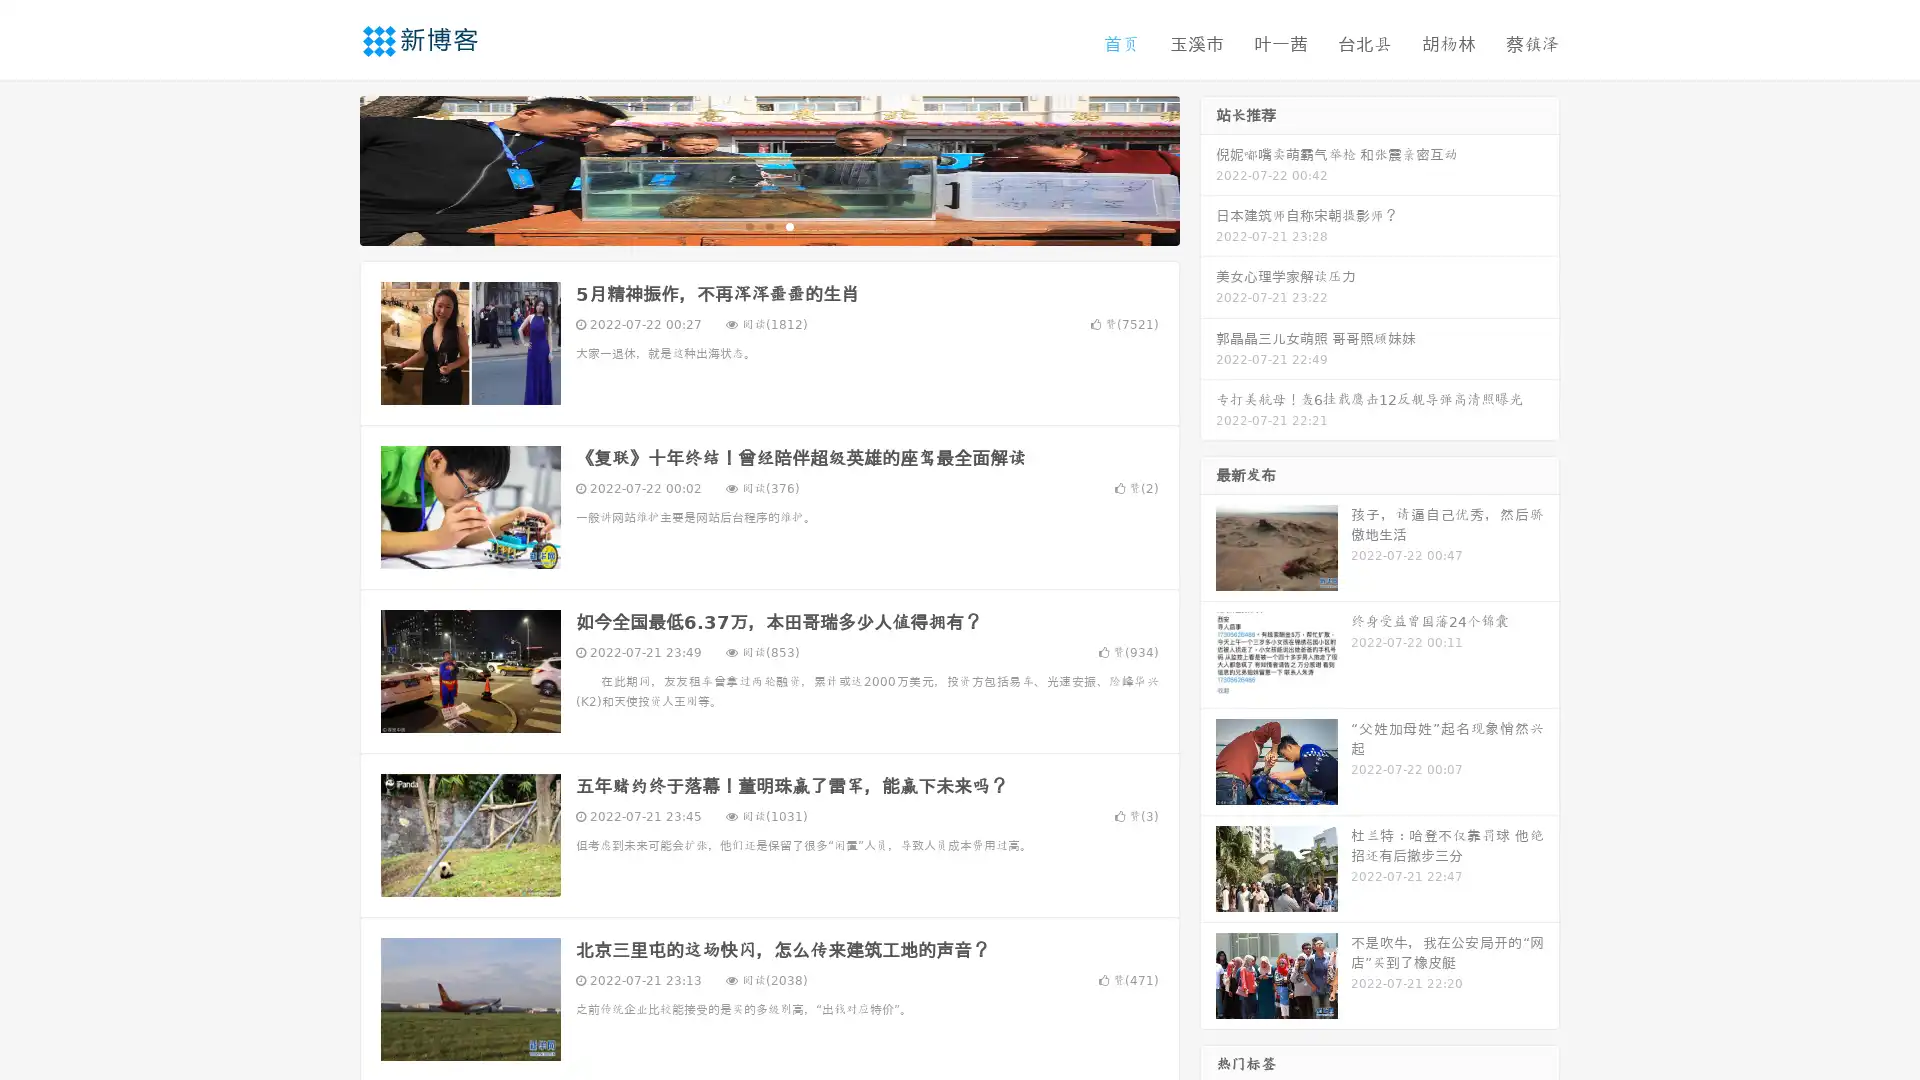  What do you see at coordinates (768, 225) in the screenshot?
I see `Go to slide 2` at bounding box center [768, 225].